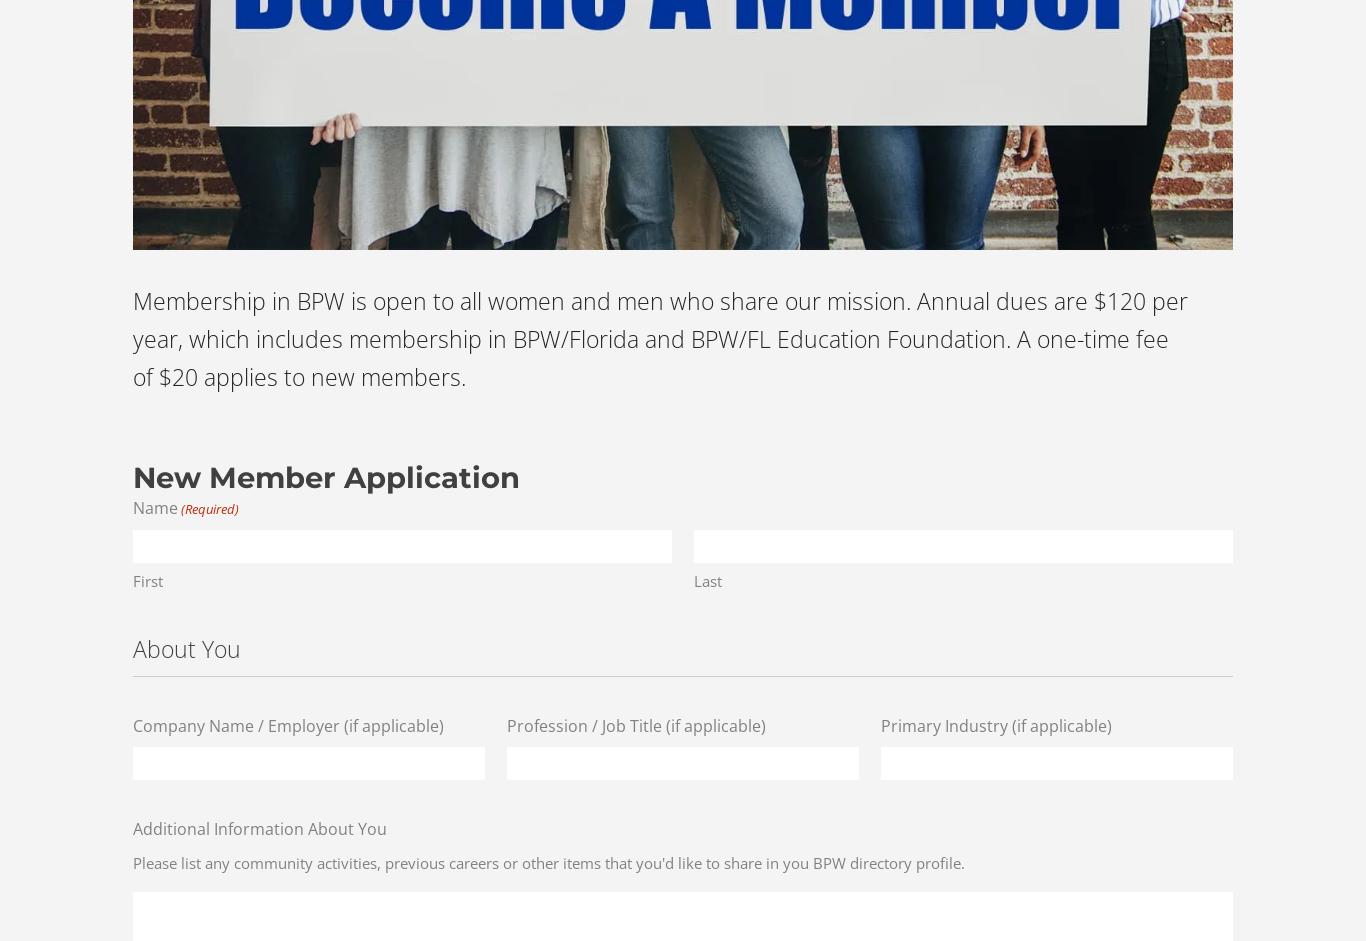 The height and width of the screenshot is (941, 1366). I want to click on '(Required)', so click(208, 507).